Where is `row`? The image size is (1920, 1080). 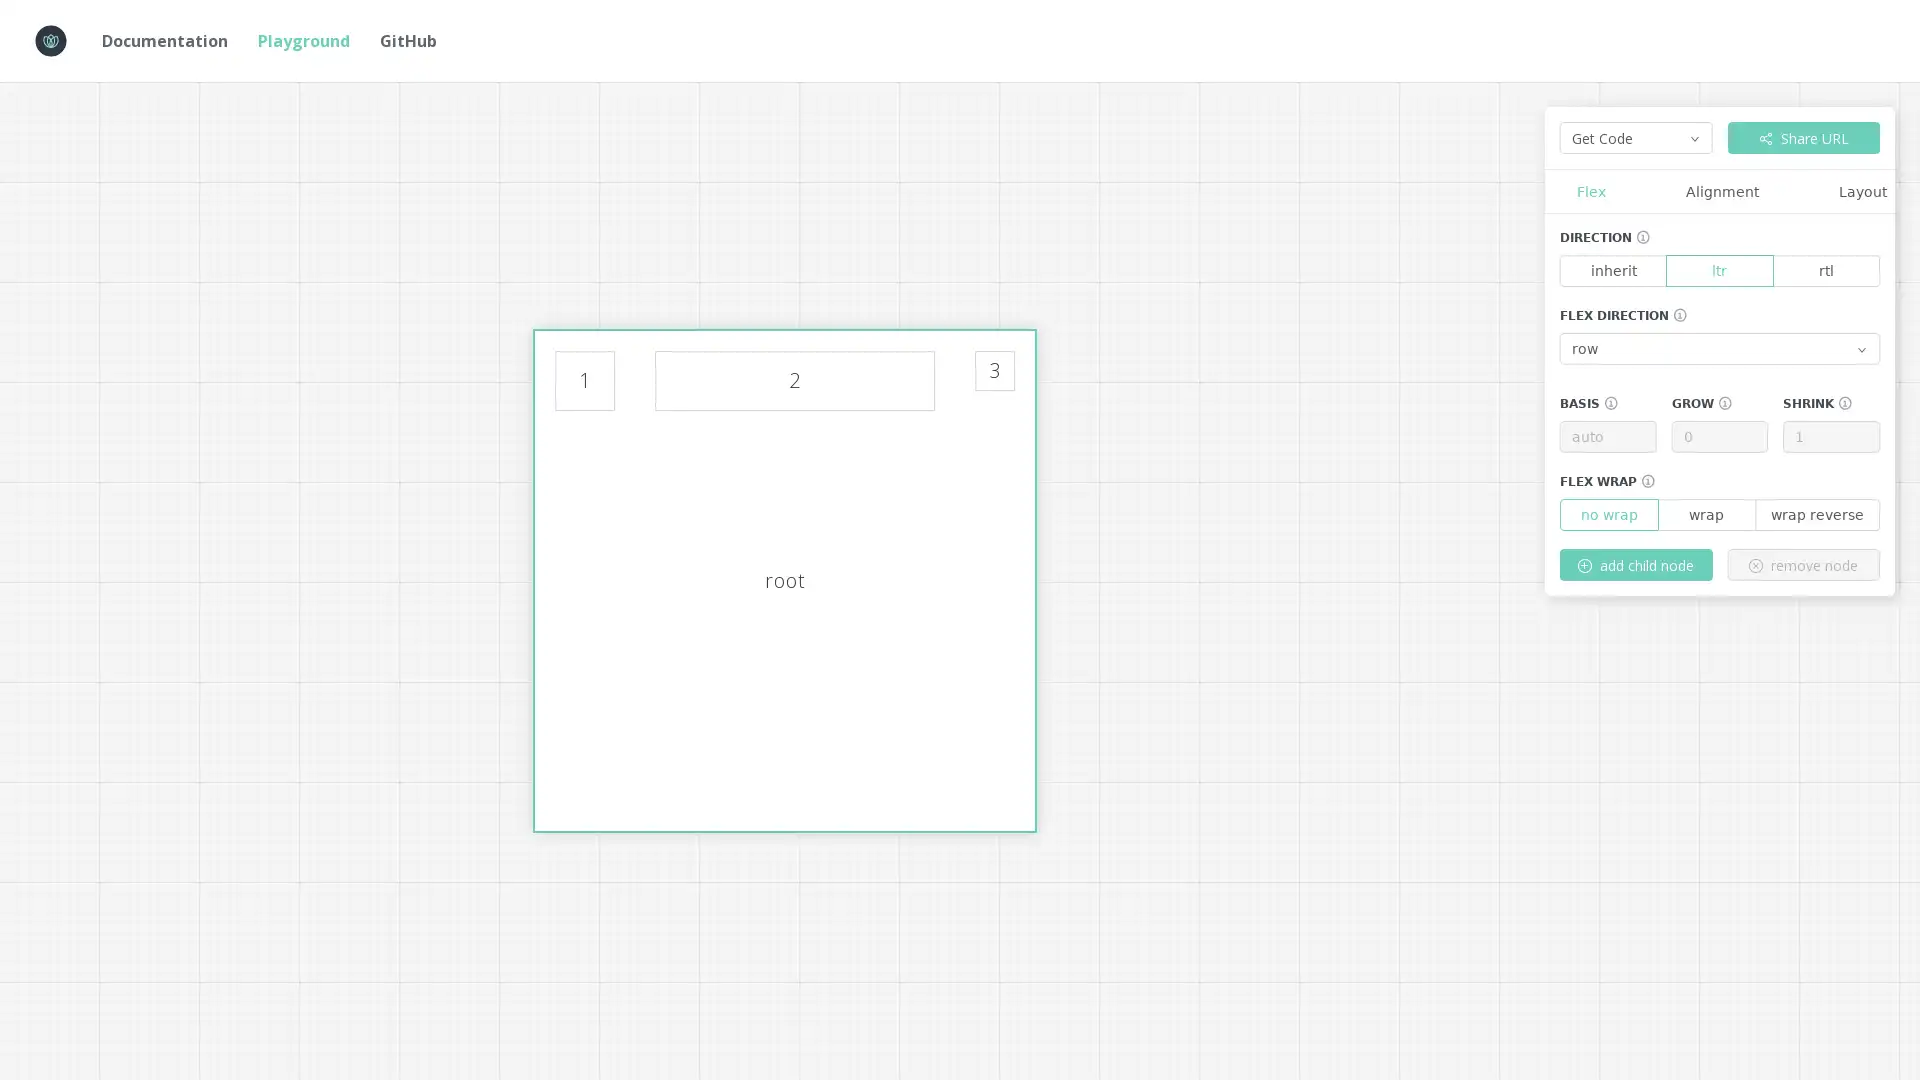 row is located at coordinates (1718, 347).